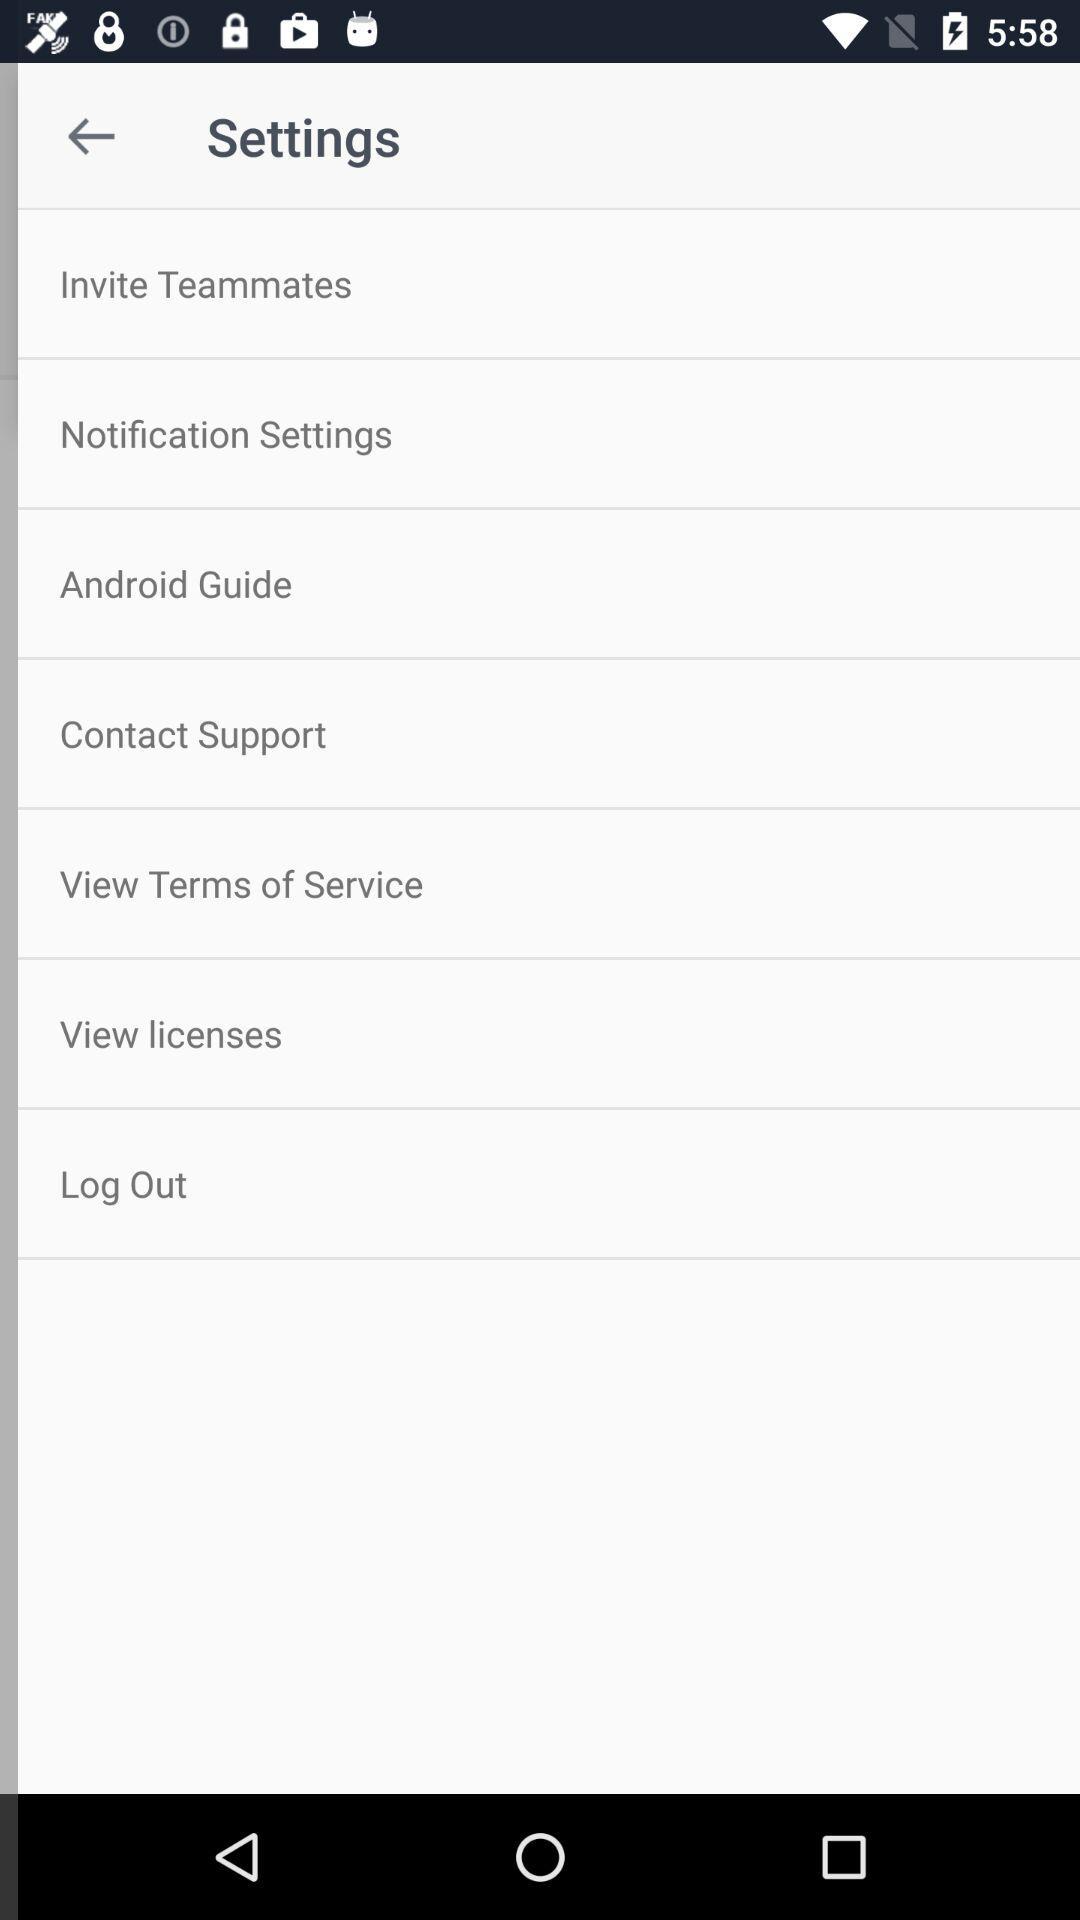 This screenshot has height=1920, width=1080. I want to click on icon below the android guide icon, so click(540, 732).